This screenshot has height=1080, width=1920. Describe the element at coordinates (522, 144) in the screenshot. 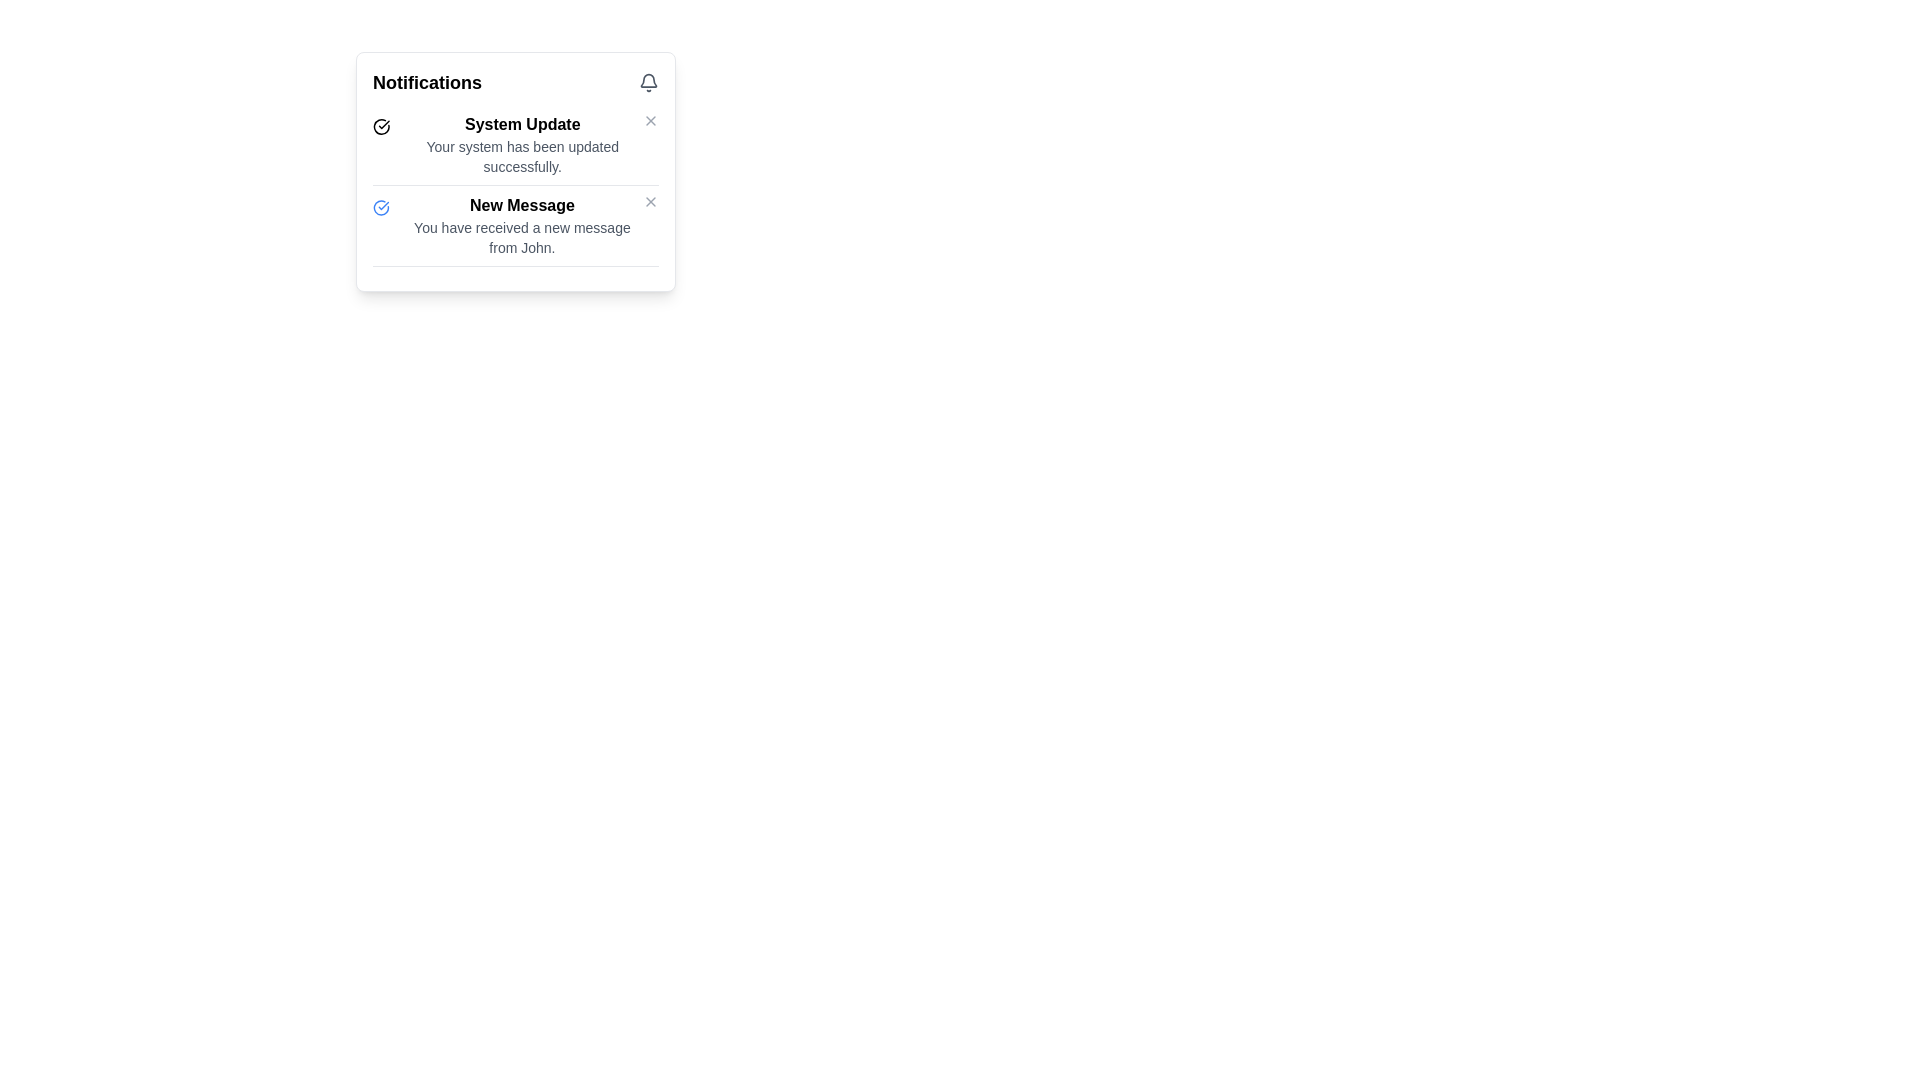

I see `message content of the successful system update notification, which is the first notification listed under the 'Notifications' header` at that location.